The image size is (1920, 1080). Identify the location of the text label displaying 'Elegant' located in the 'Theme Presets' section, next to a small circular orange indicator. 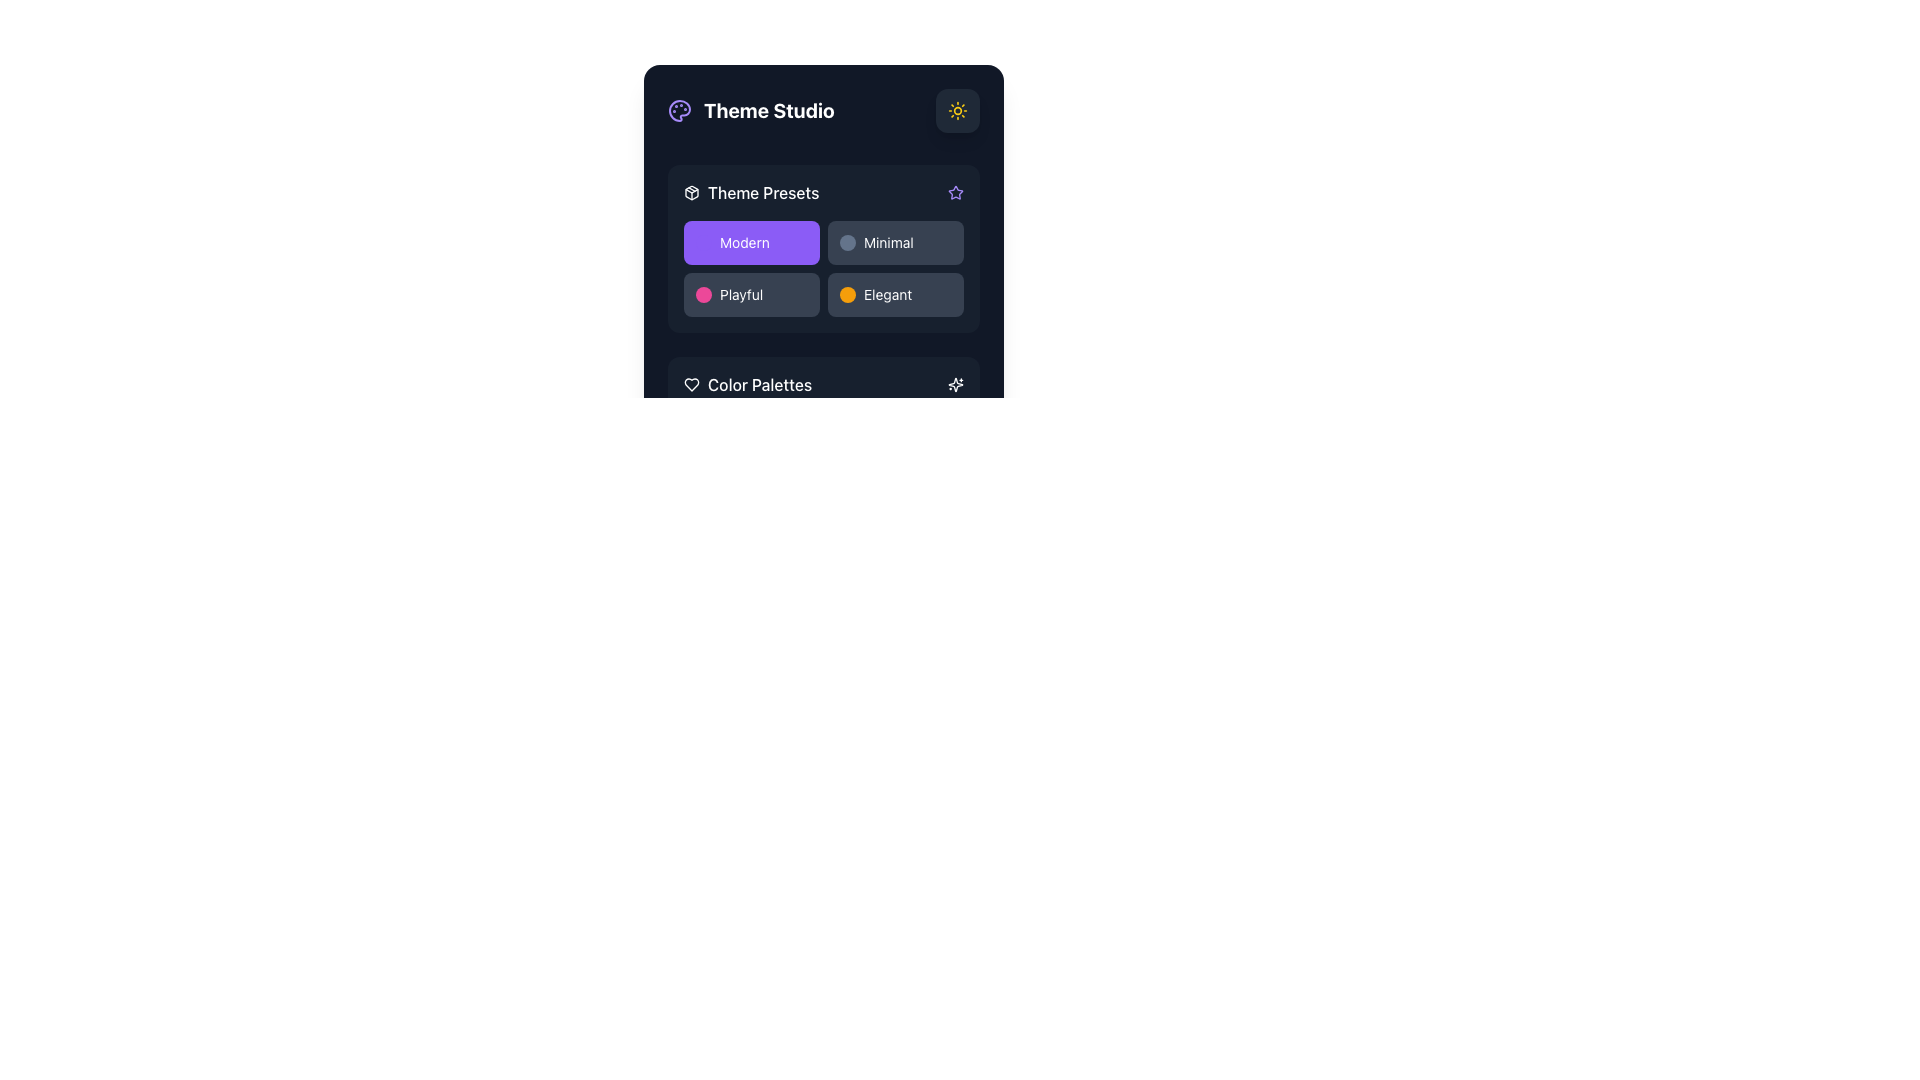
(887, 294).